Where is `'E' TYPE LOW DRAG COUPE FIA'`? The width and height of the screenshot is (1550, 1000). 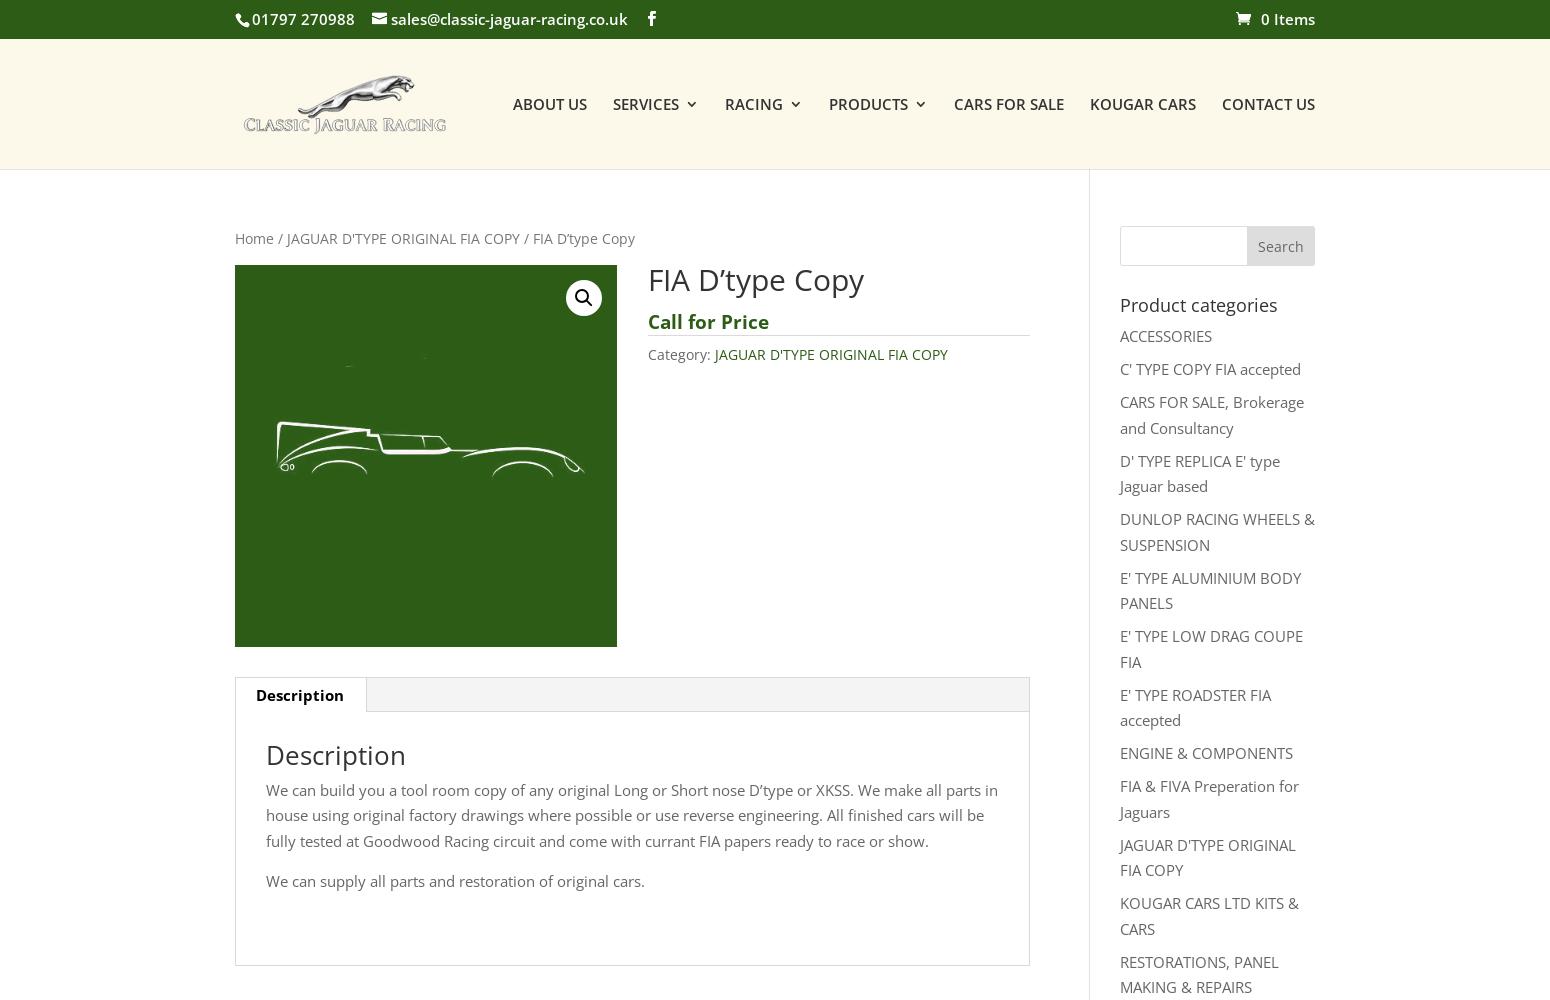
'E' TYPE LOW DRAG COUPE FIA' is located at coordinates (1210, 648).